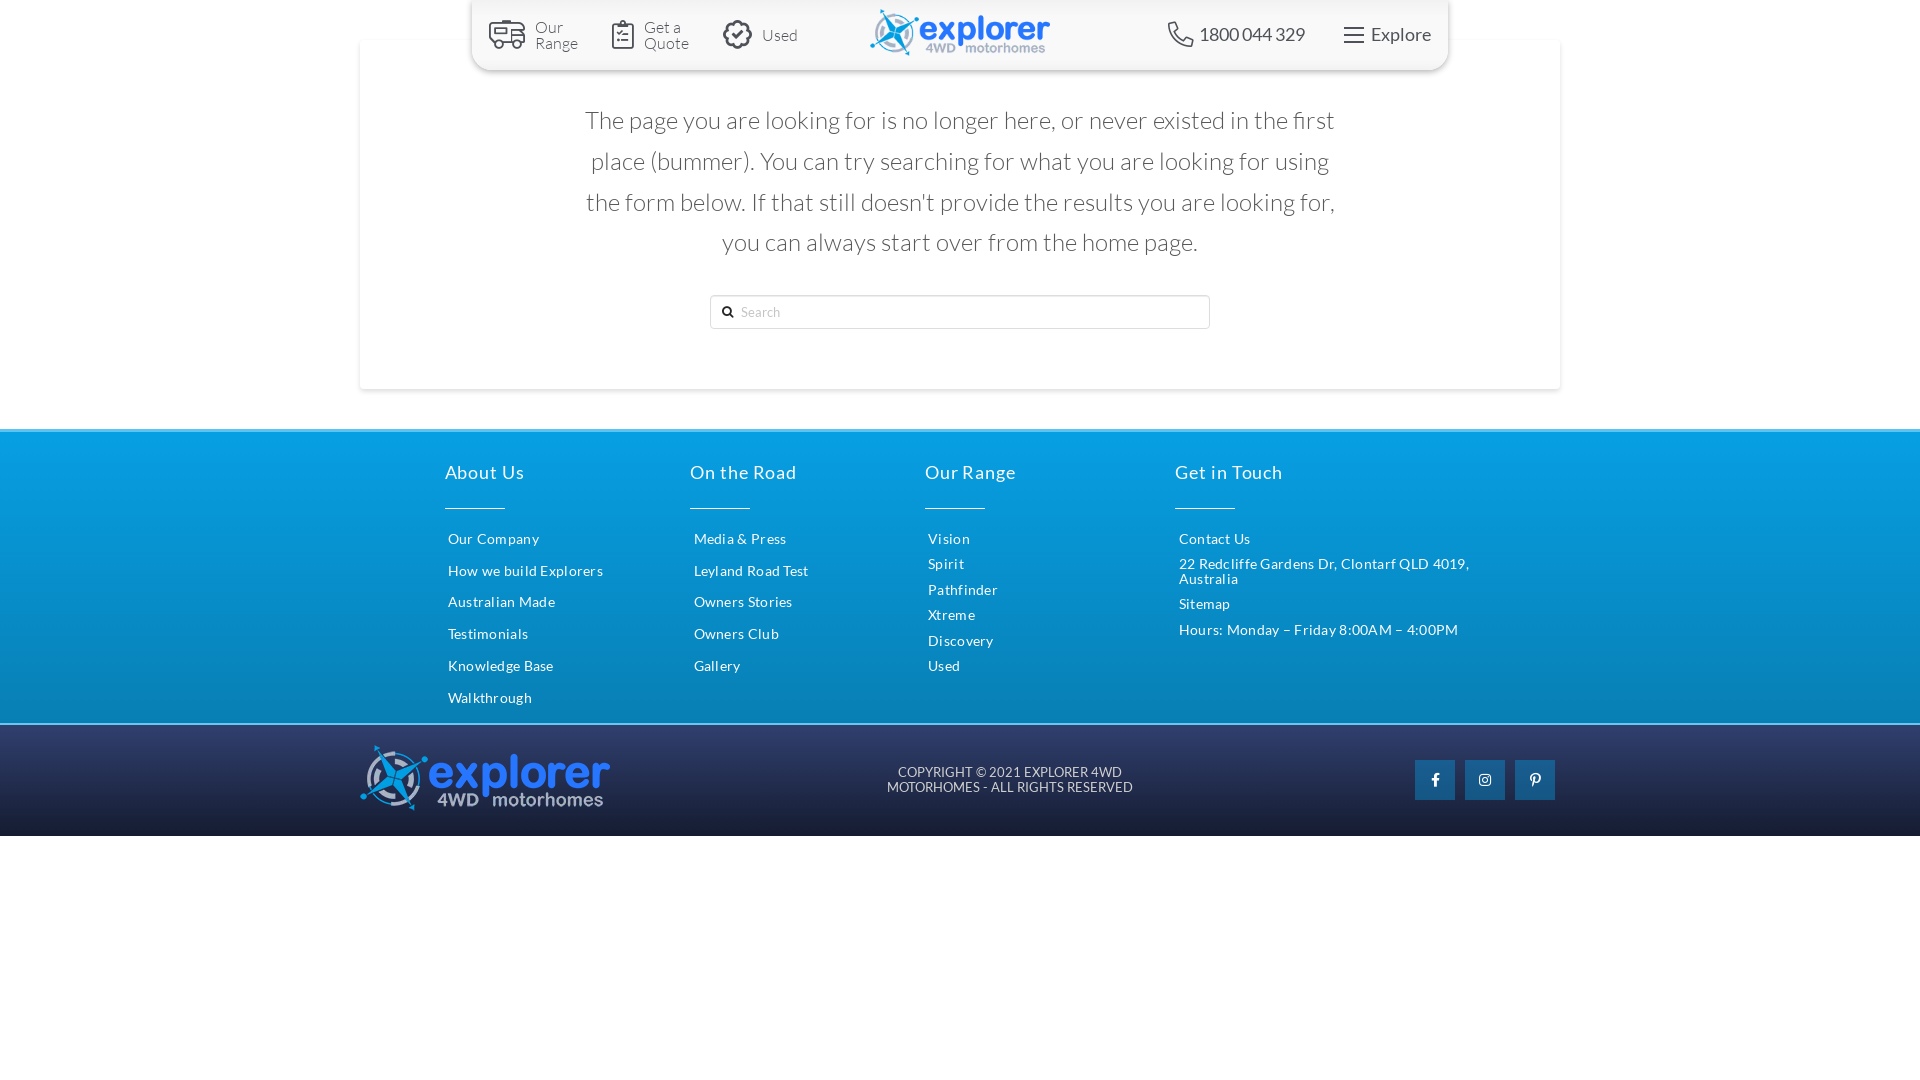 This screenshot has width=1920, height=1080. I want to click on 'Media & Press', so click(738, 538).